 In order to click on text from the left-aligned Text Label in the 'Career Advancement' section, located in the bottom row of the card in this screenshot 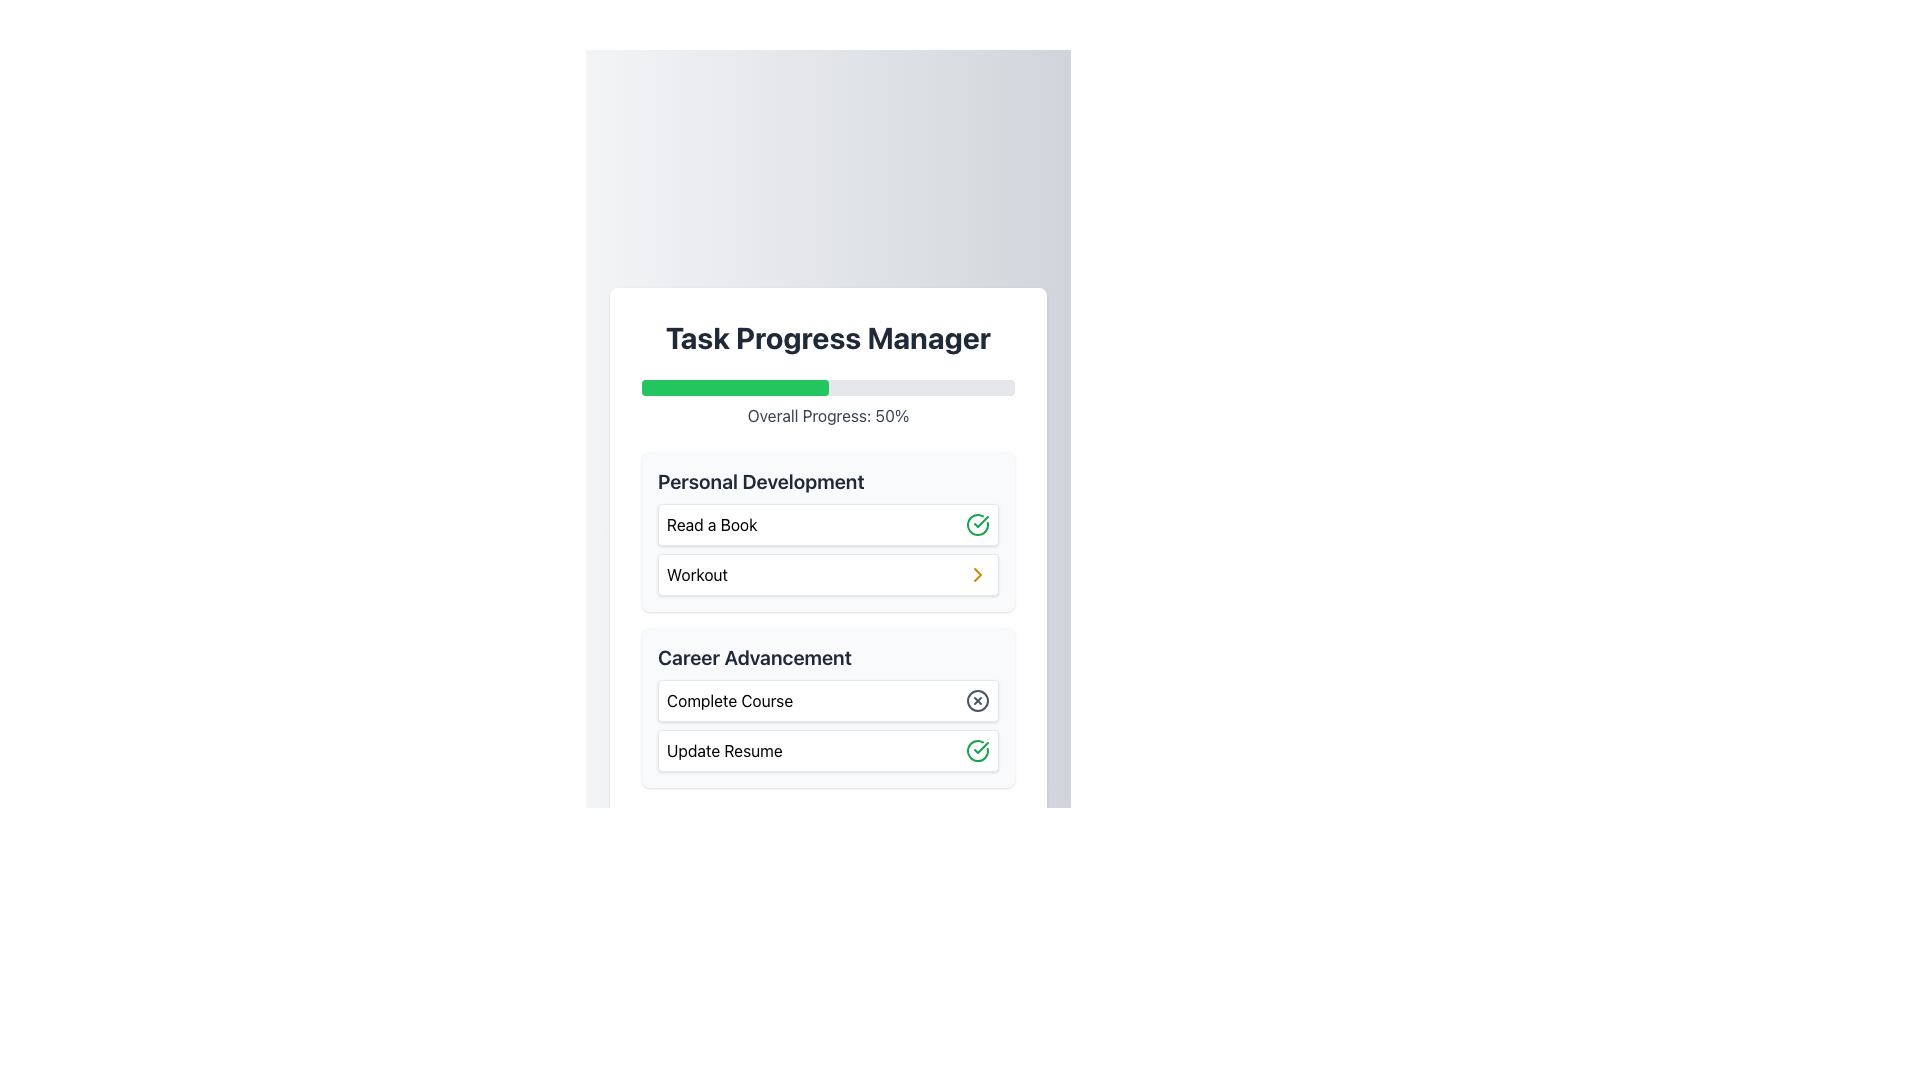, I will do `click(723, 751)`.